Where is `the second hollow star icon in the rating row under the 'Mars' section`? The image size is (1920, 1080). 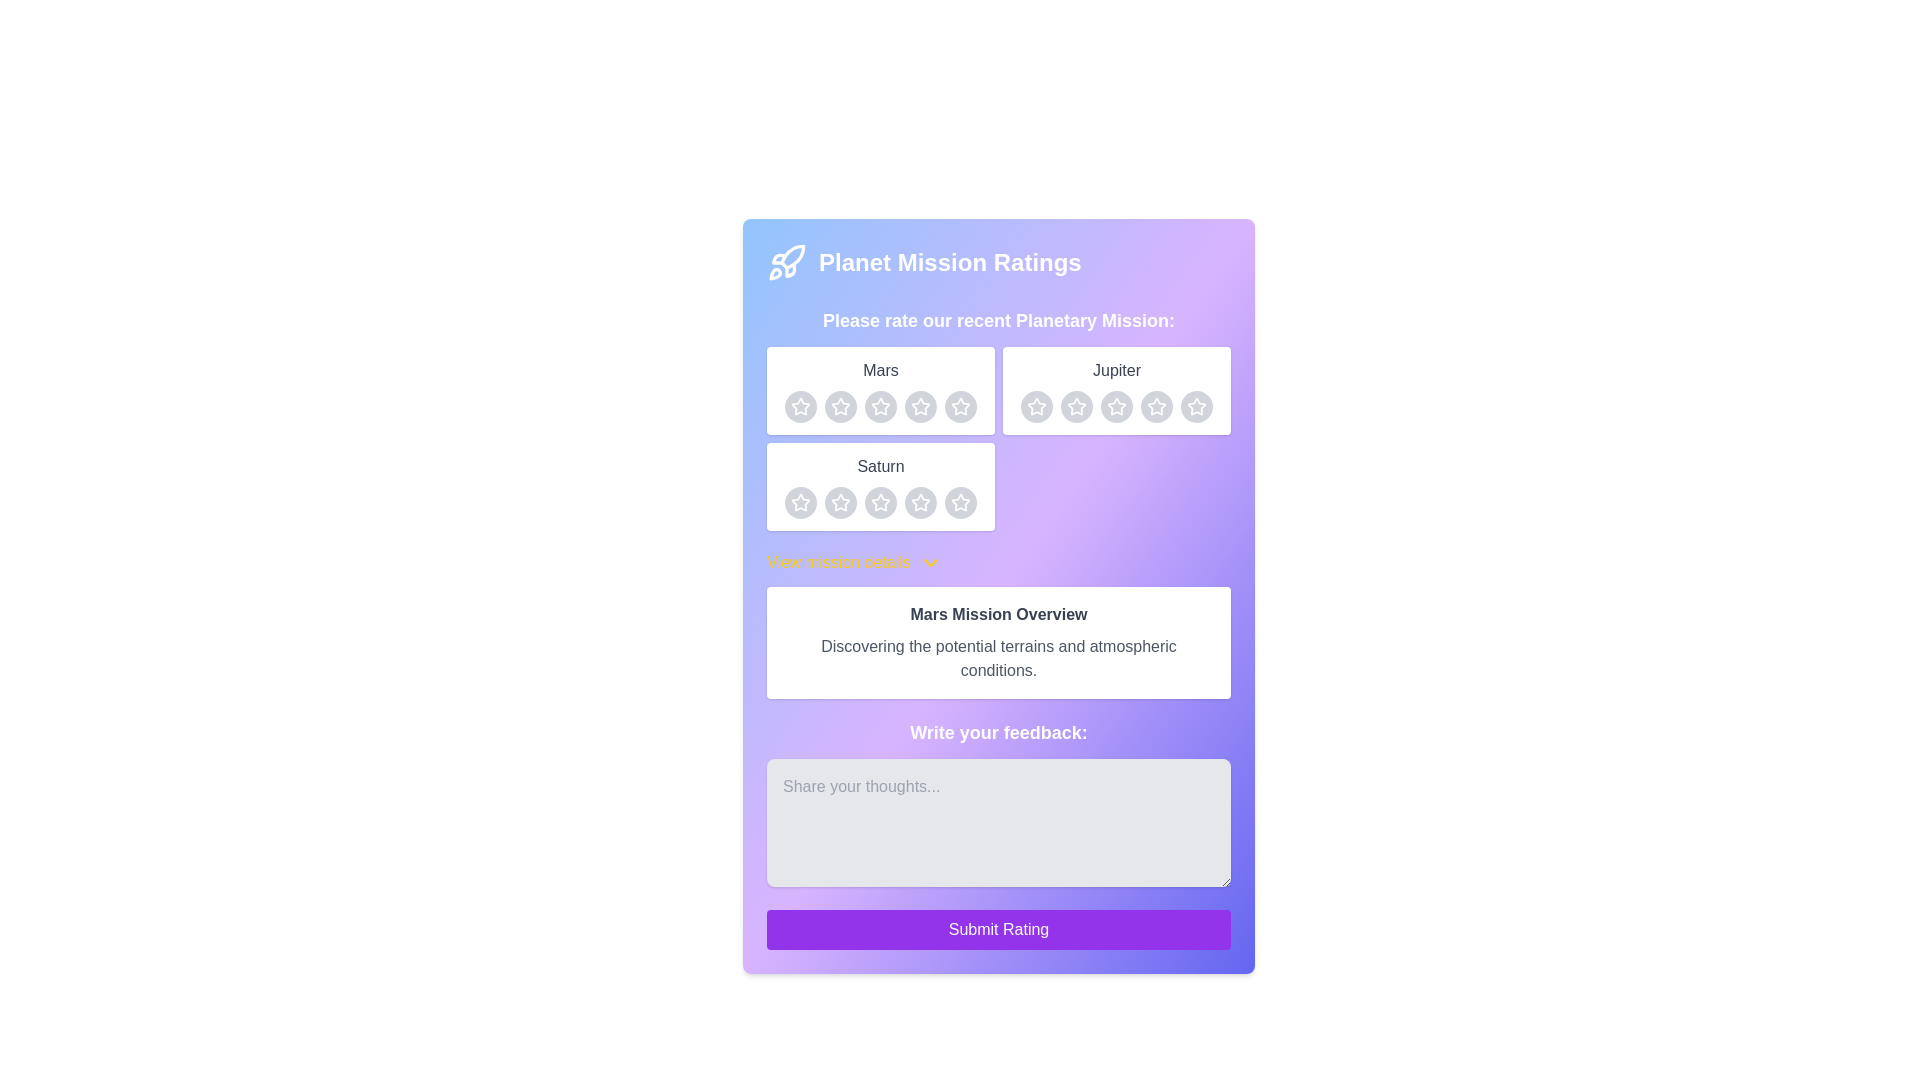 the second hollow star icon in the rating row under the 'Mars' section is located at coordinates (879, 405).